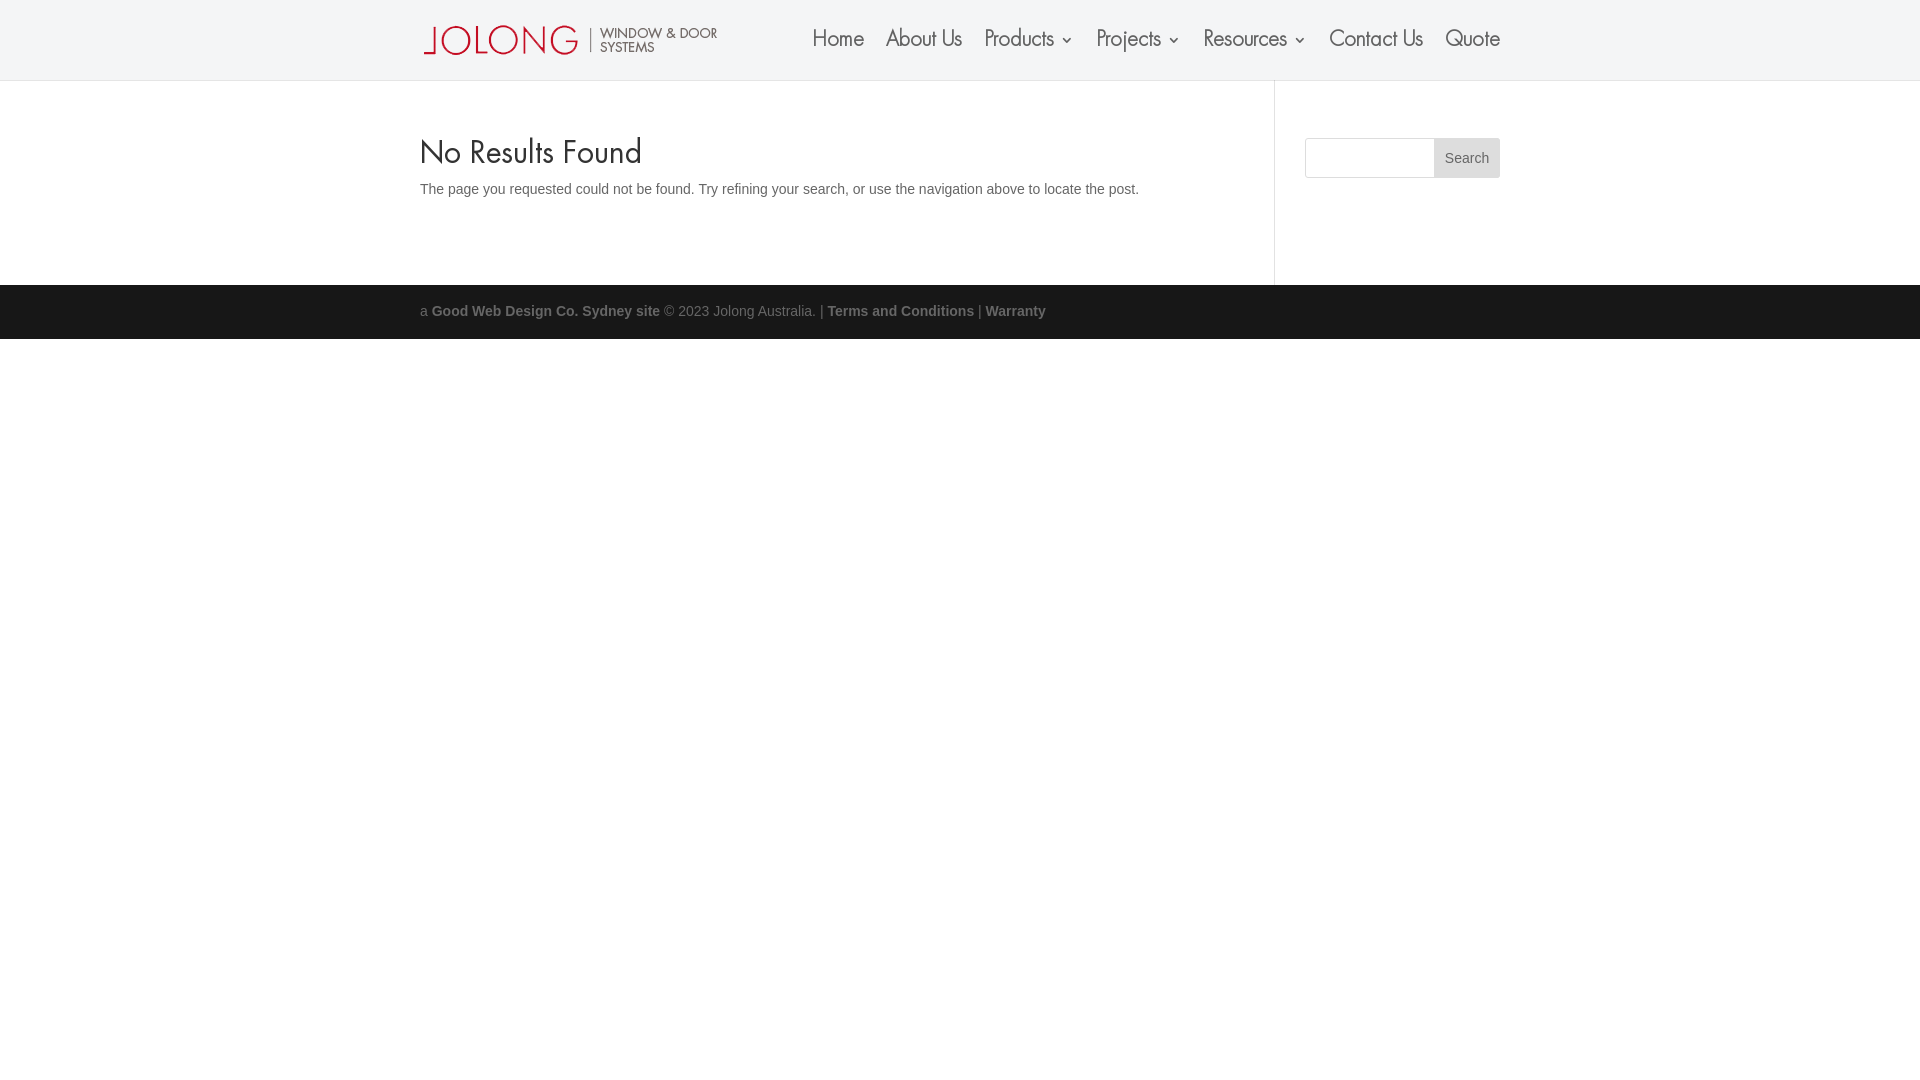 The width and height of the screenshot is (1920, 1080). What do you see at coordinates (985, 311) in the screenshot?
I see `'Warranty'` at bounding box center [985, 311].